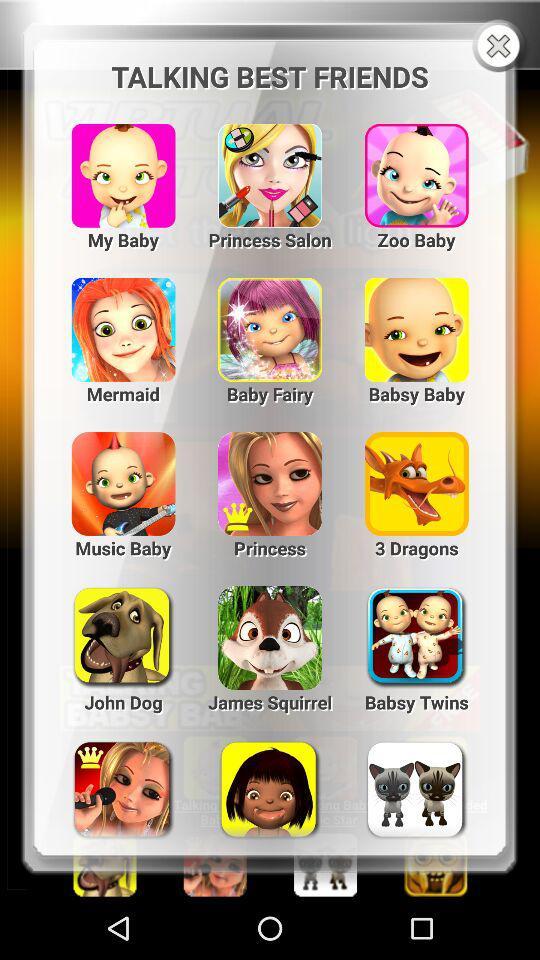 The image size is (540, 960). I want to click on 1st image in 1st row, so click(123, 166).